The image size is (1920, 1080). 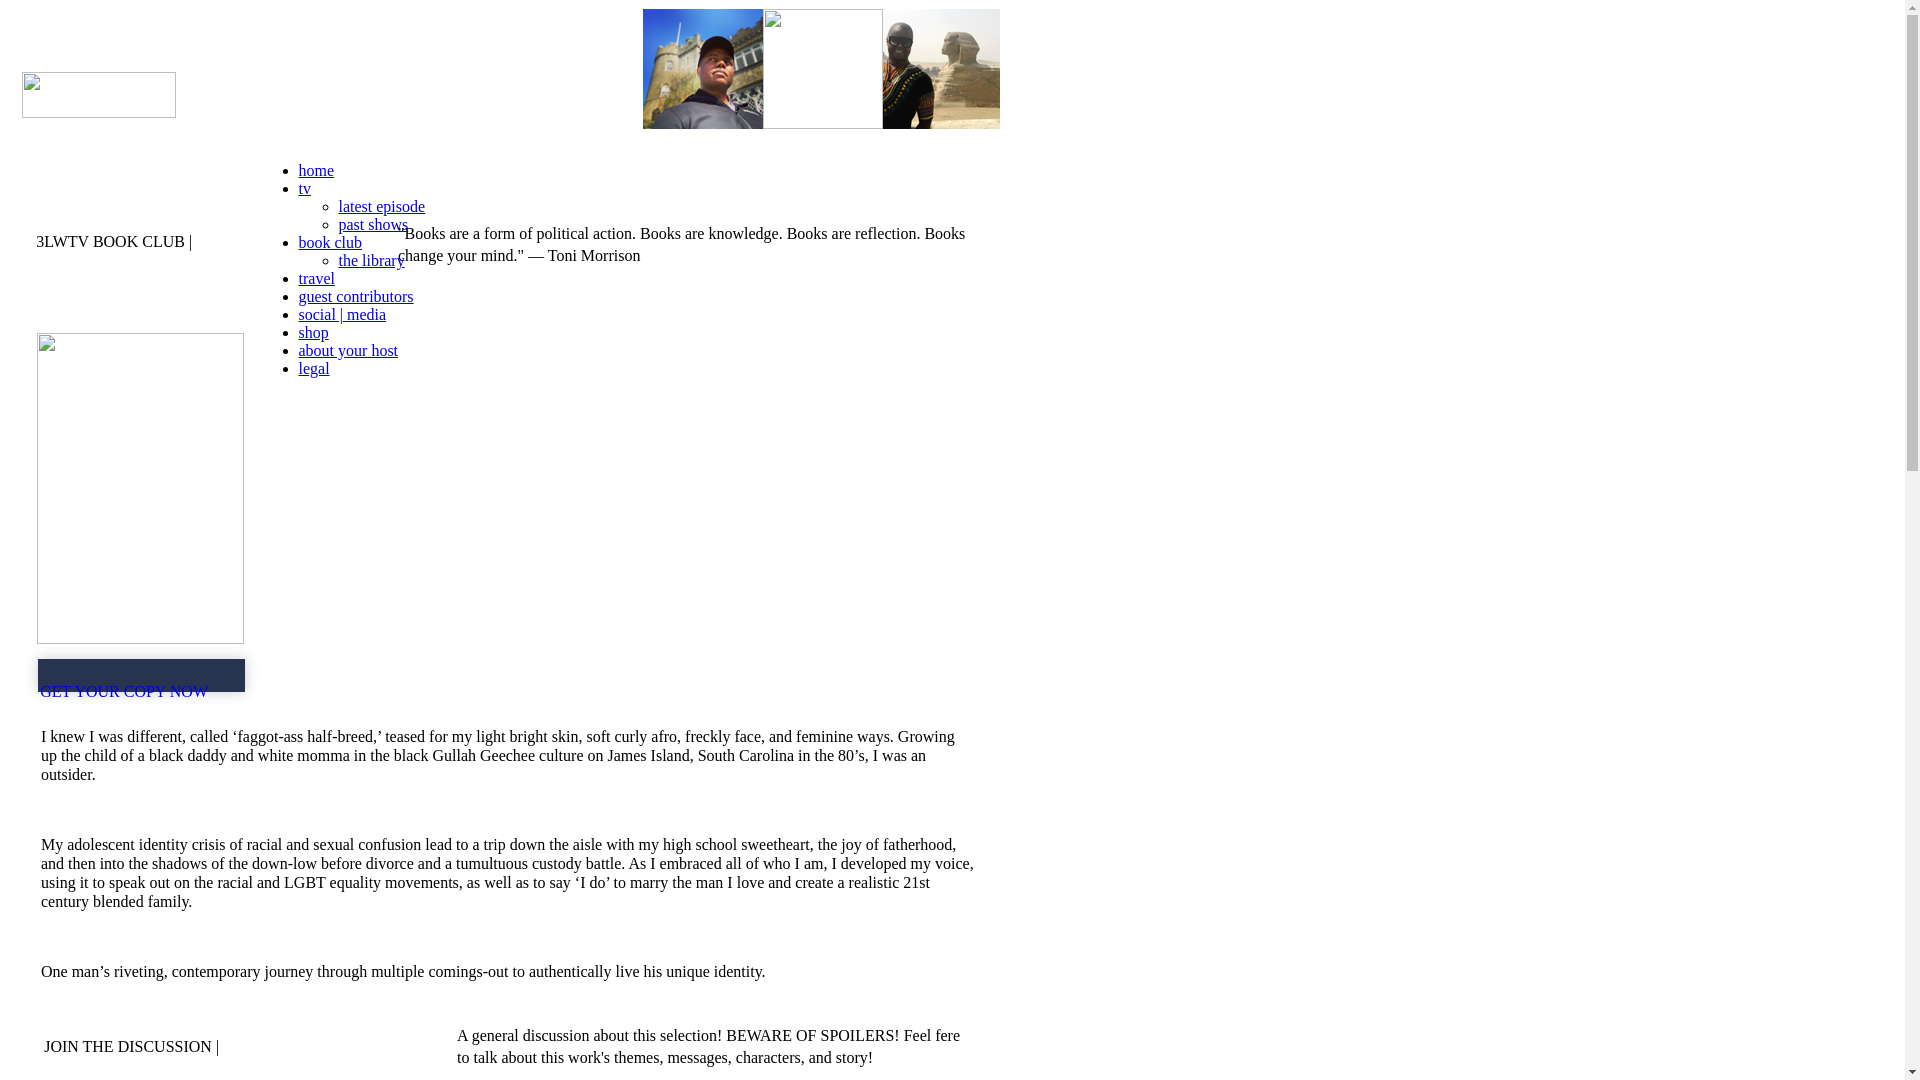 I want to click on 'home', so click(x=315, y=169).